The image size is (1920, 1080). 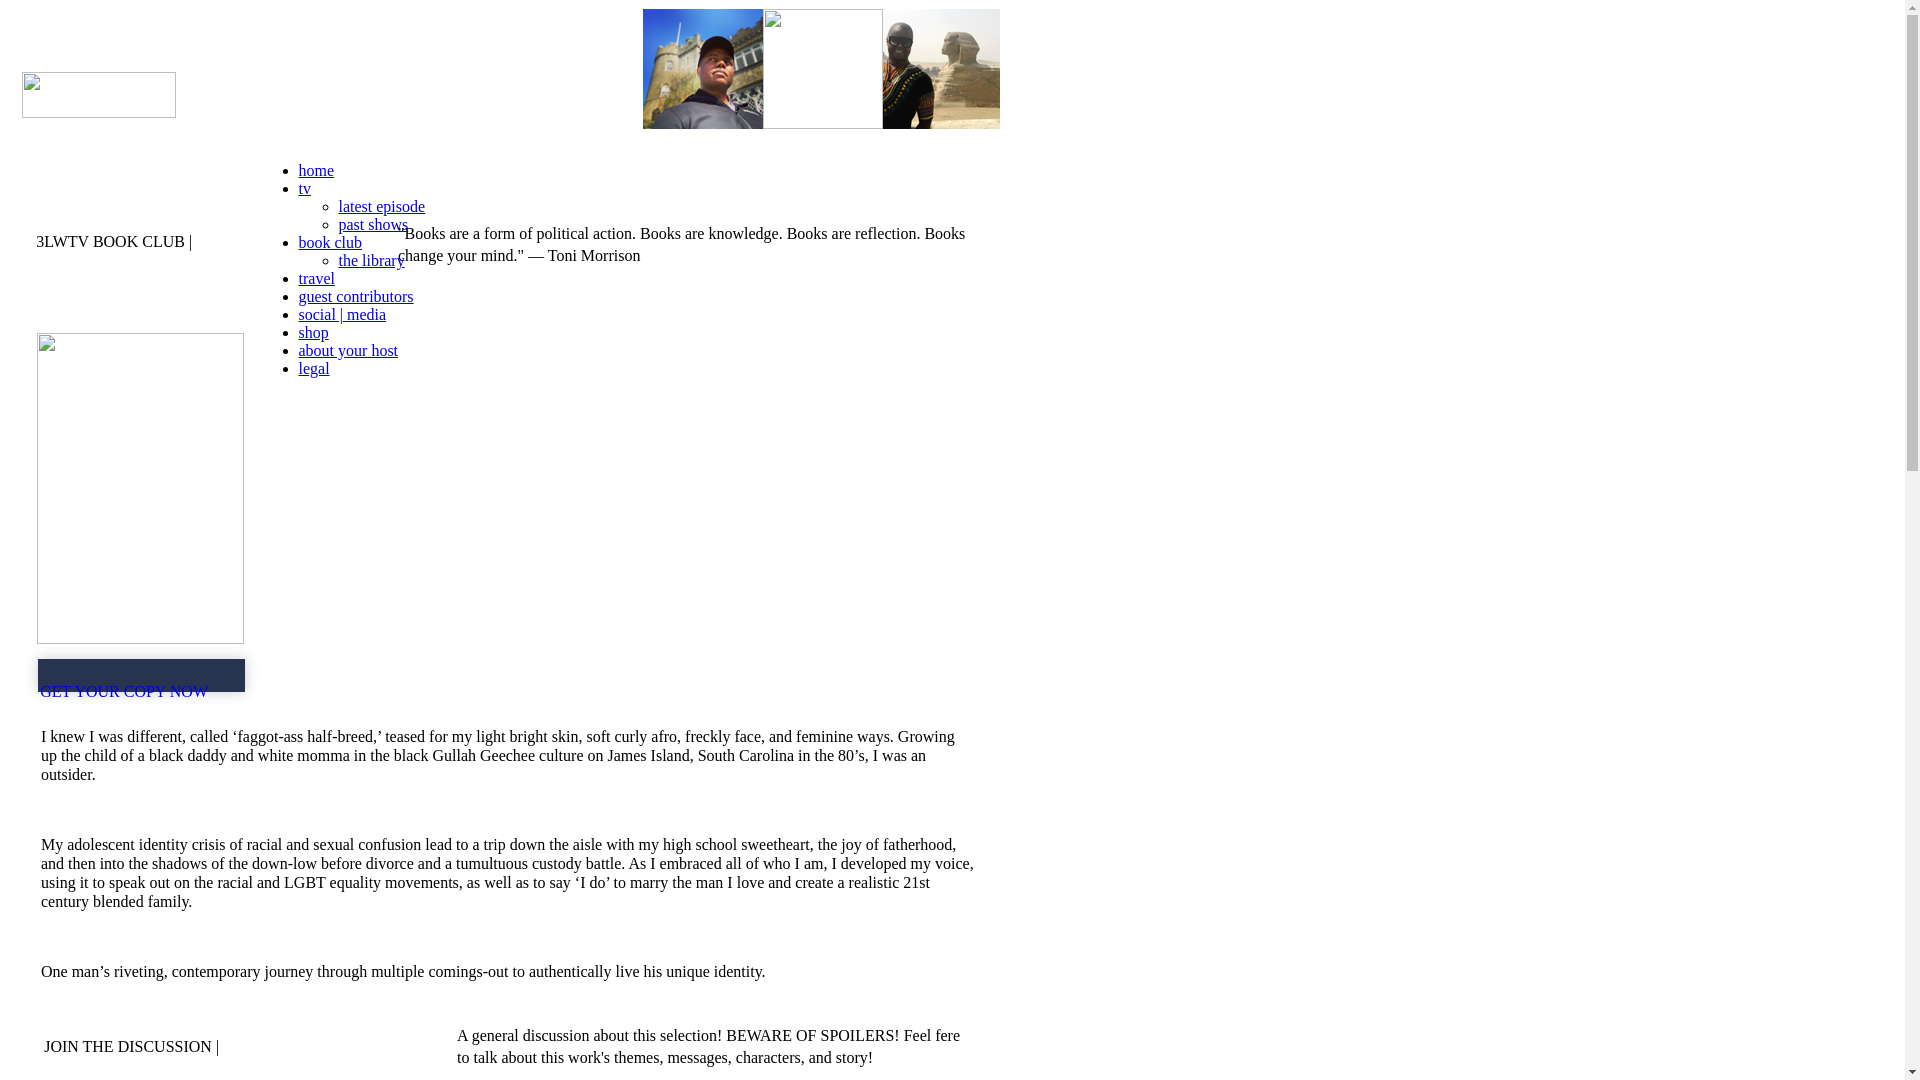 I want to click on 'home', so click(x=315, y=169).